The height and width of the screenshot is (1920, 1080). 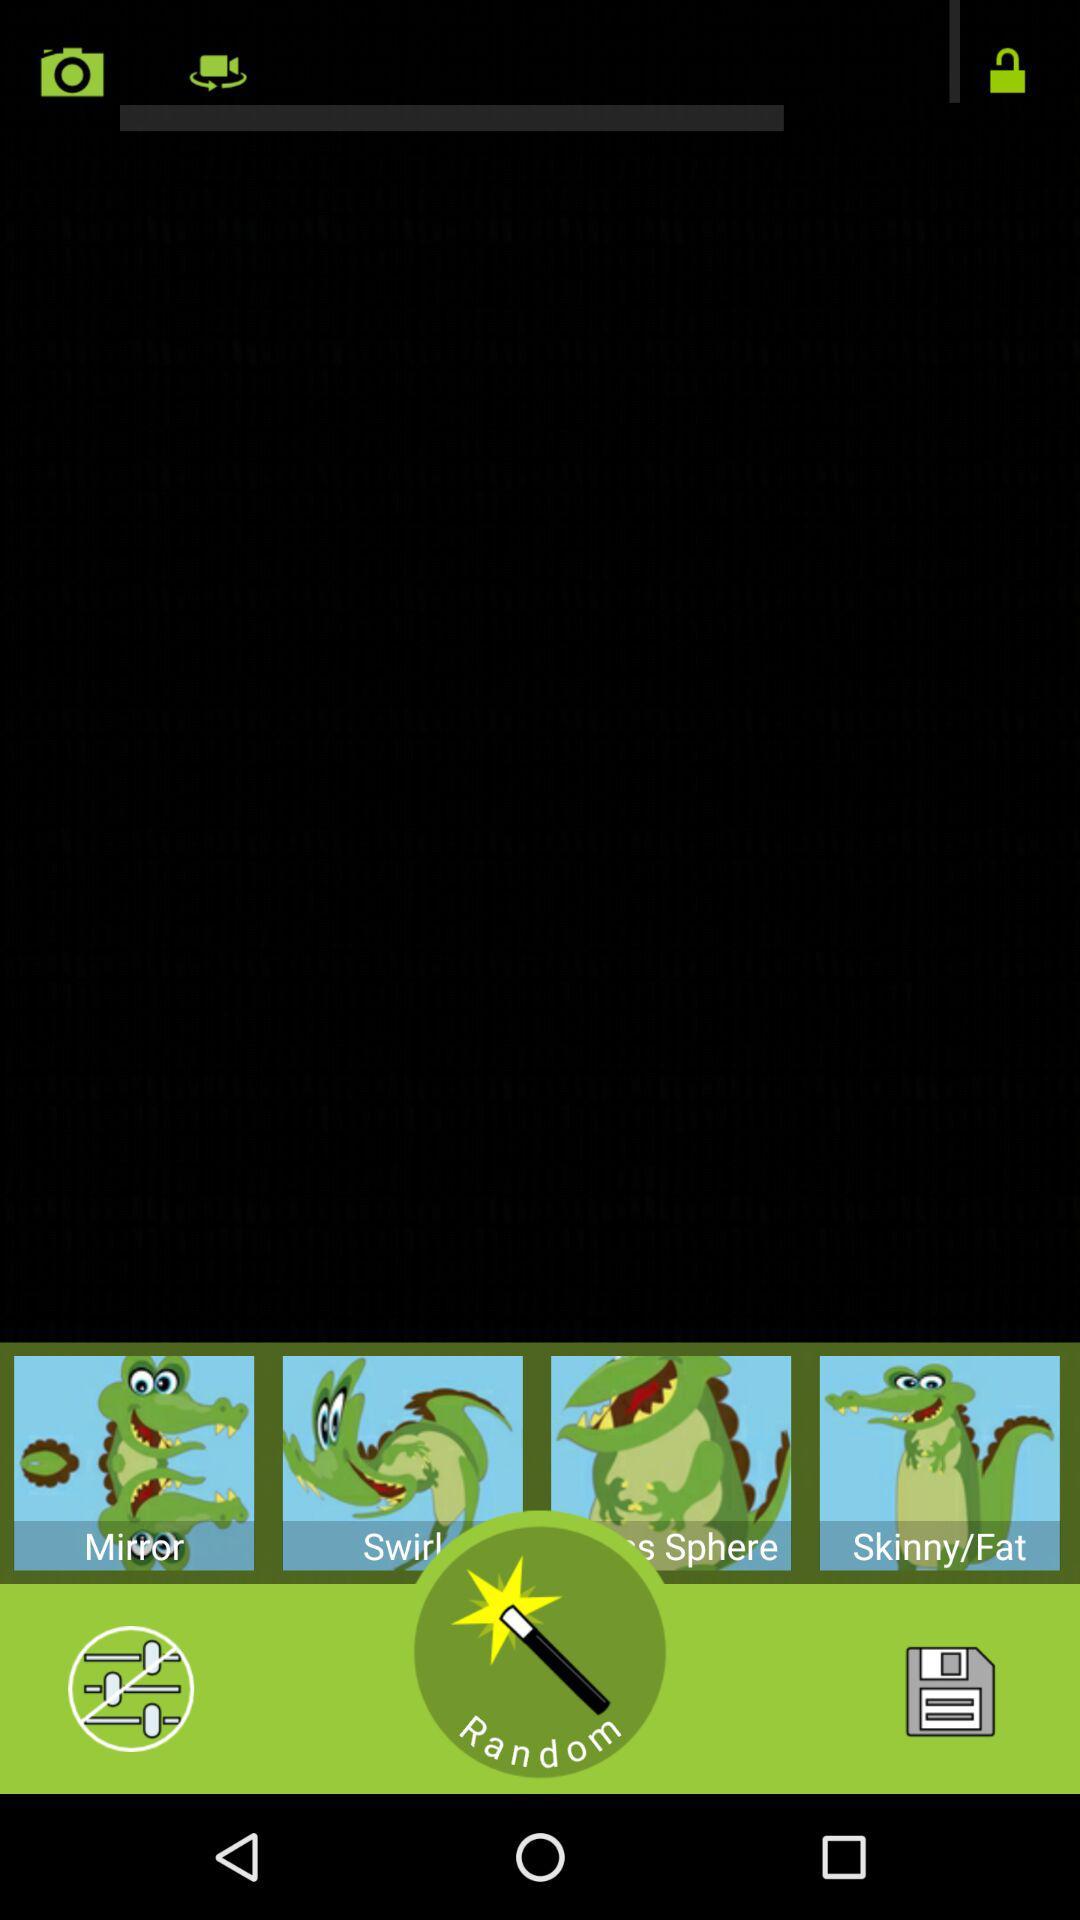 What do you see at coordinates (947, 1688) in the screenshot?
I see `image` at bounding box center [947, 1688].